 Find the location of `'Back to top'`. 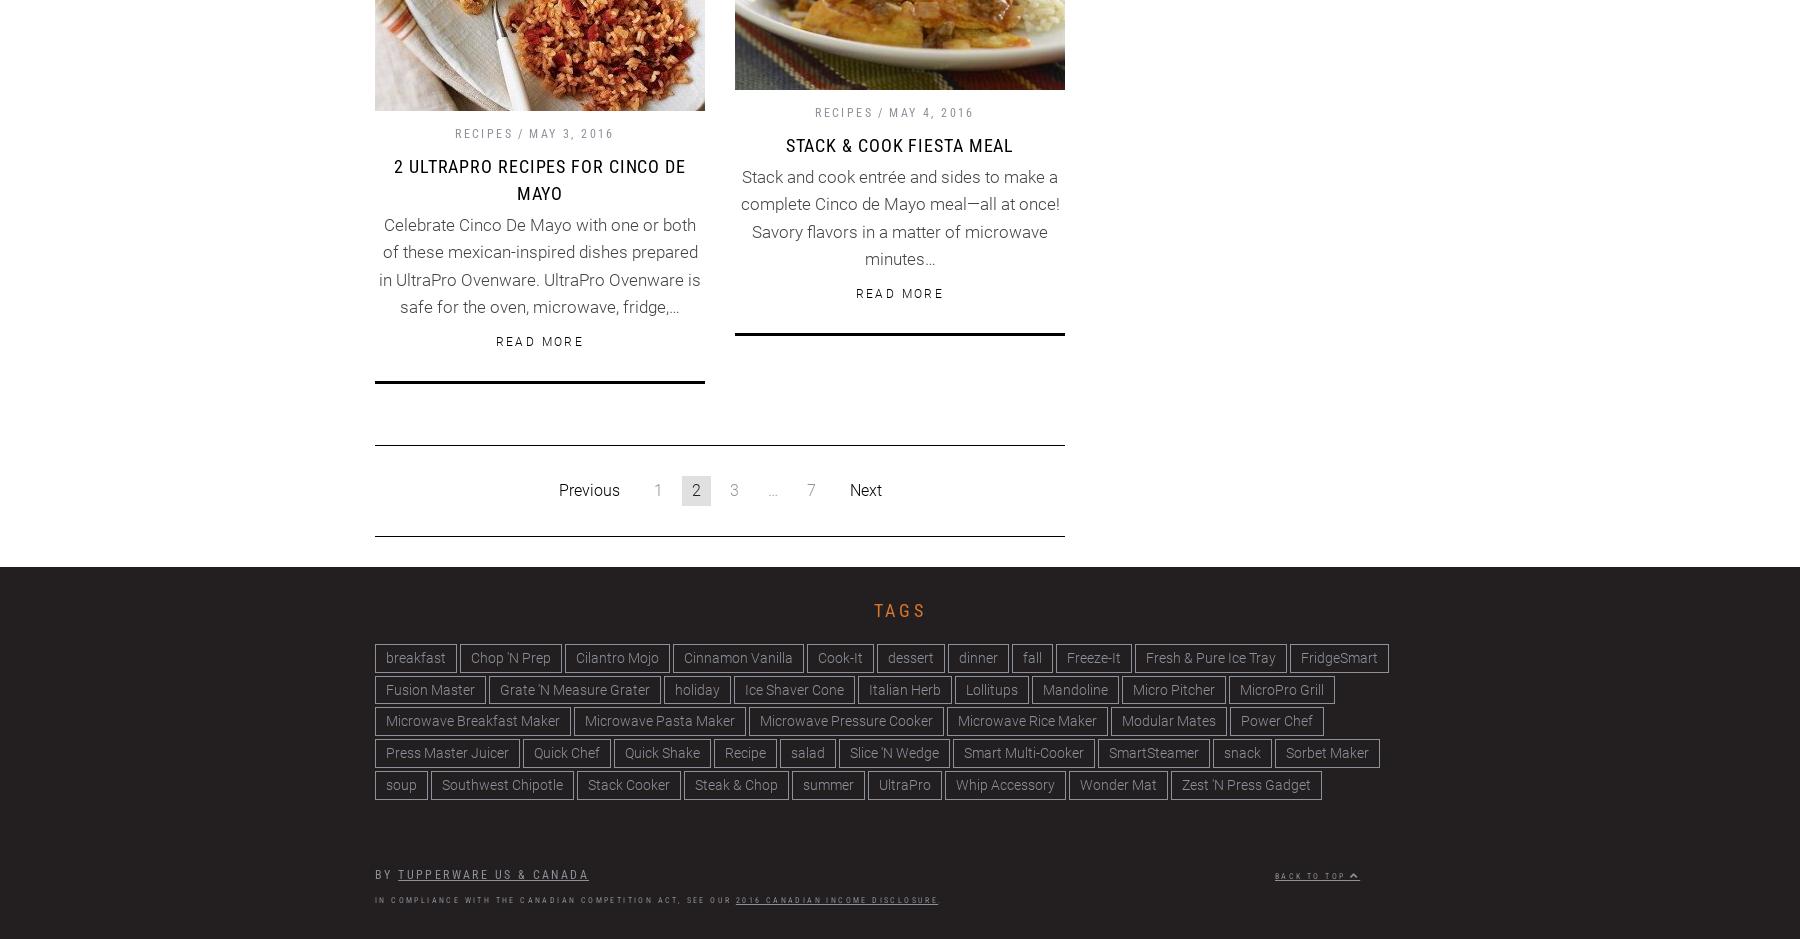

'Back to top' is located at coordinates (1312, 874).